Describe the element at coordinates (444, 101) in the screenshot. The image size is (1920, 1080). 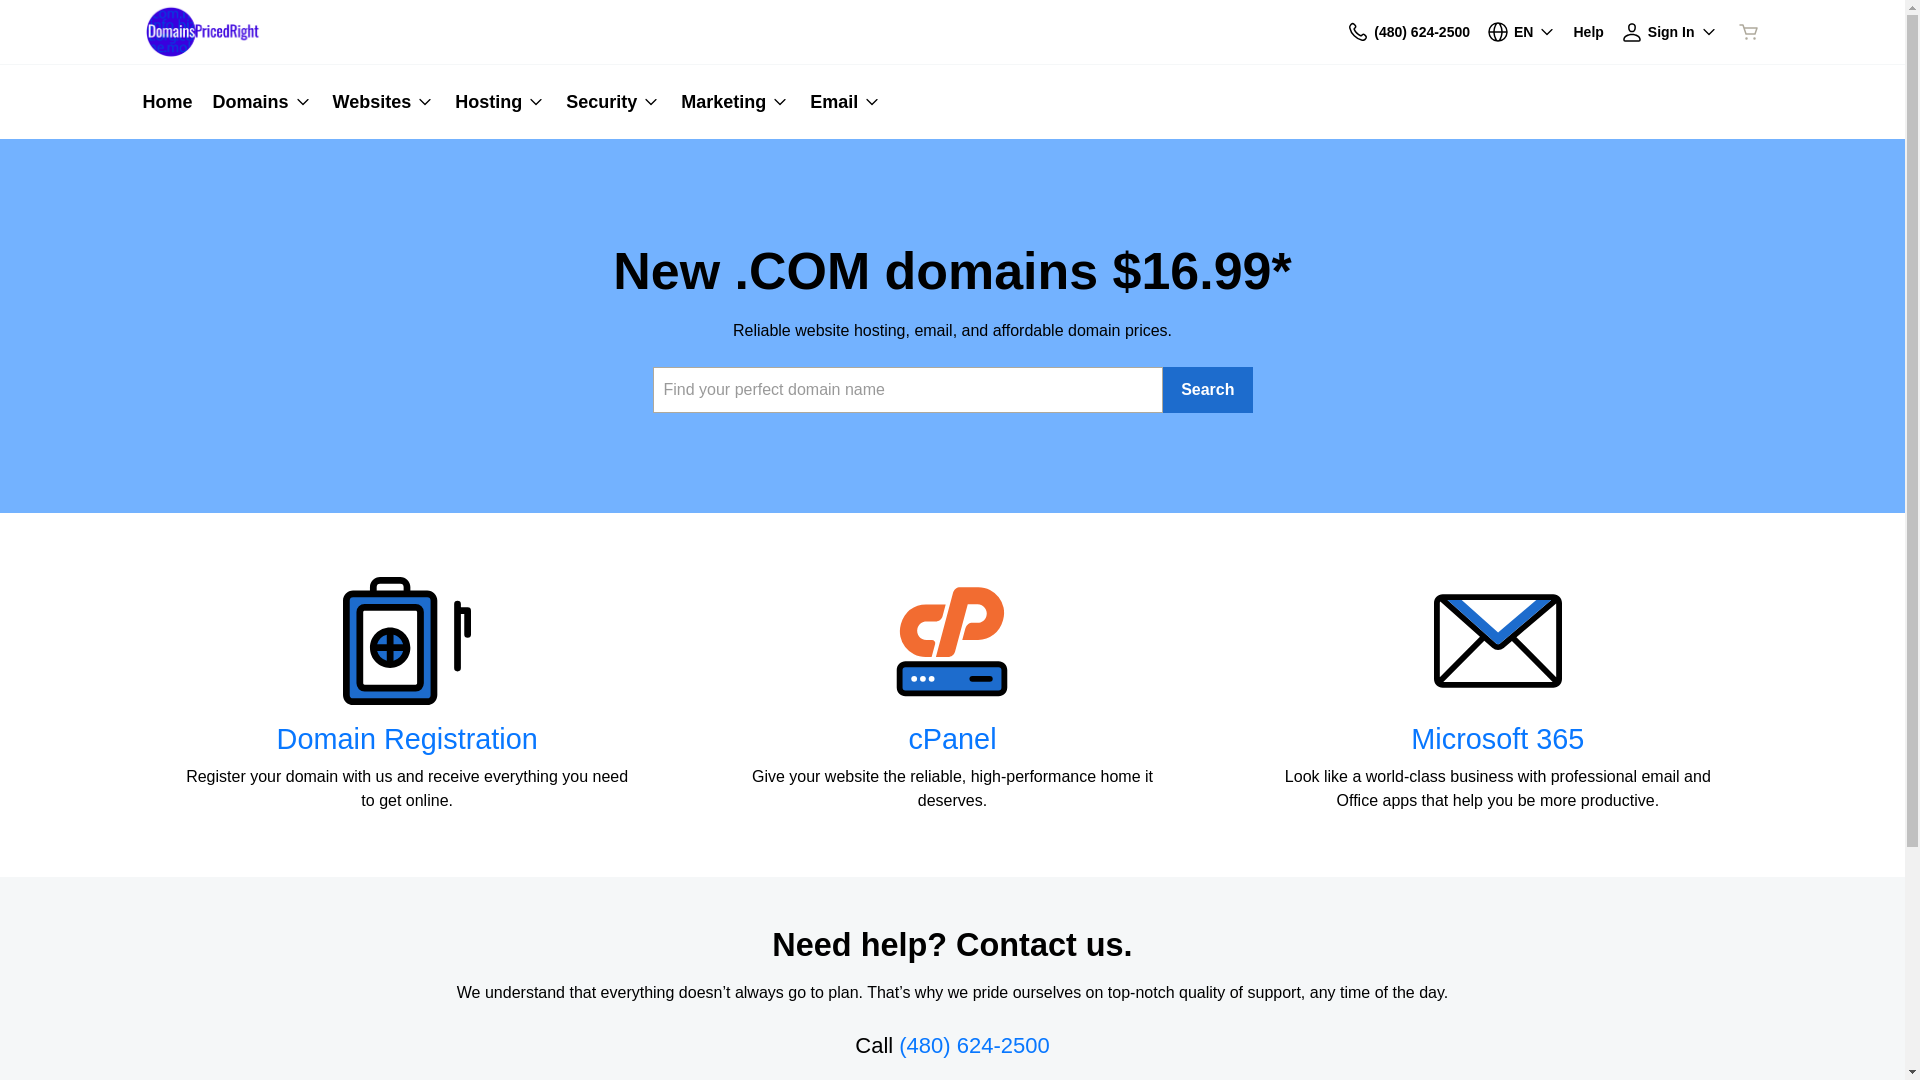
I see `'Hosting'` at that location.